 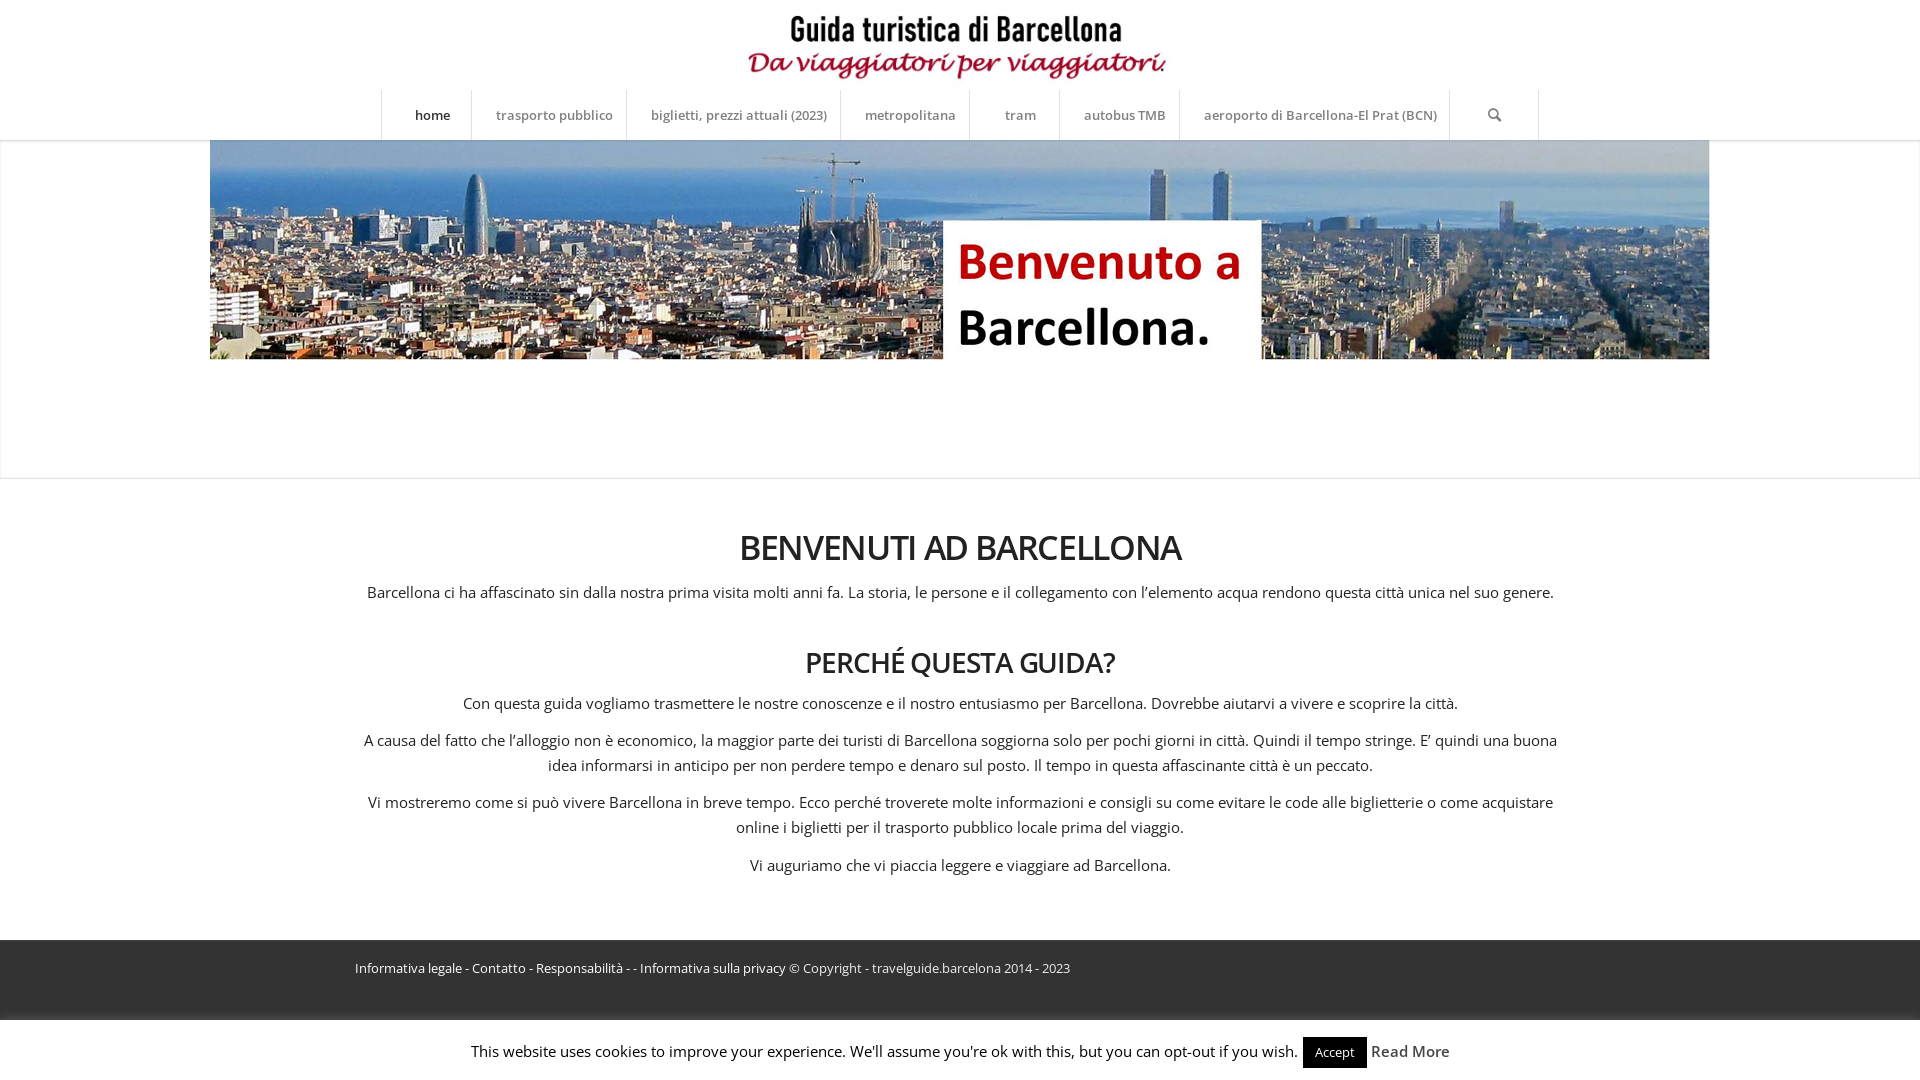 I want to click on 'Read More', so click(x=1408, y=1049).